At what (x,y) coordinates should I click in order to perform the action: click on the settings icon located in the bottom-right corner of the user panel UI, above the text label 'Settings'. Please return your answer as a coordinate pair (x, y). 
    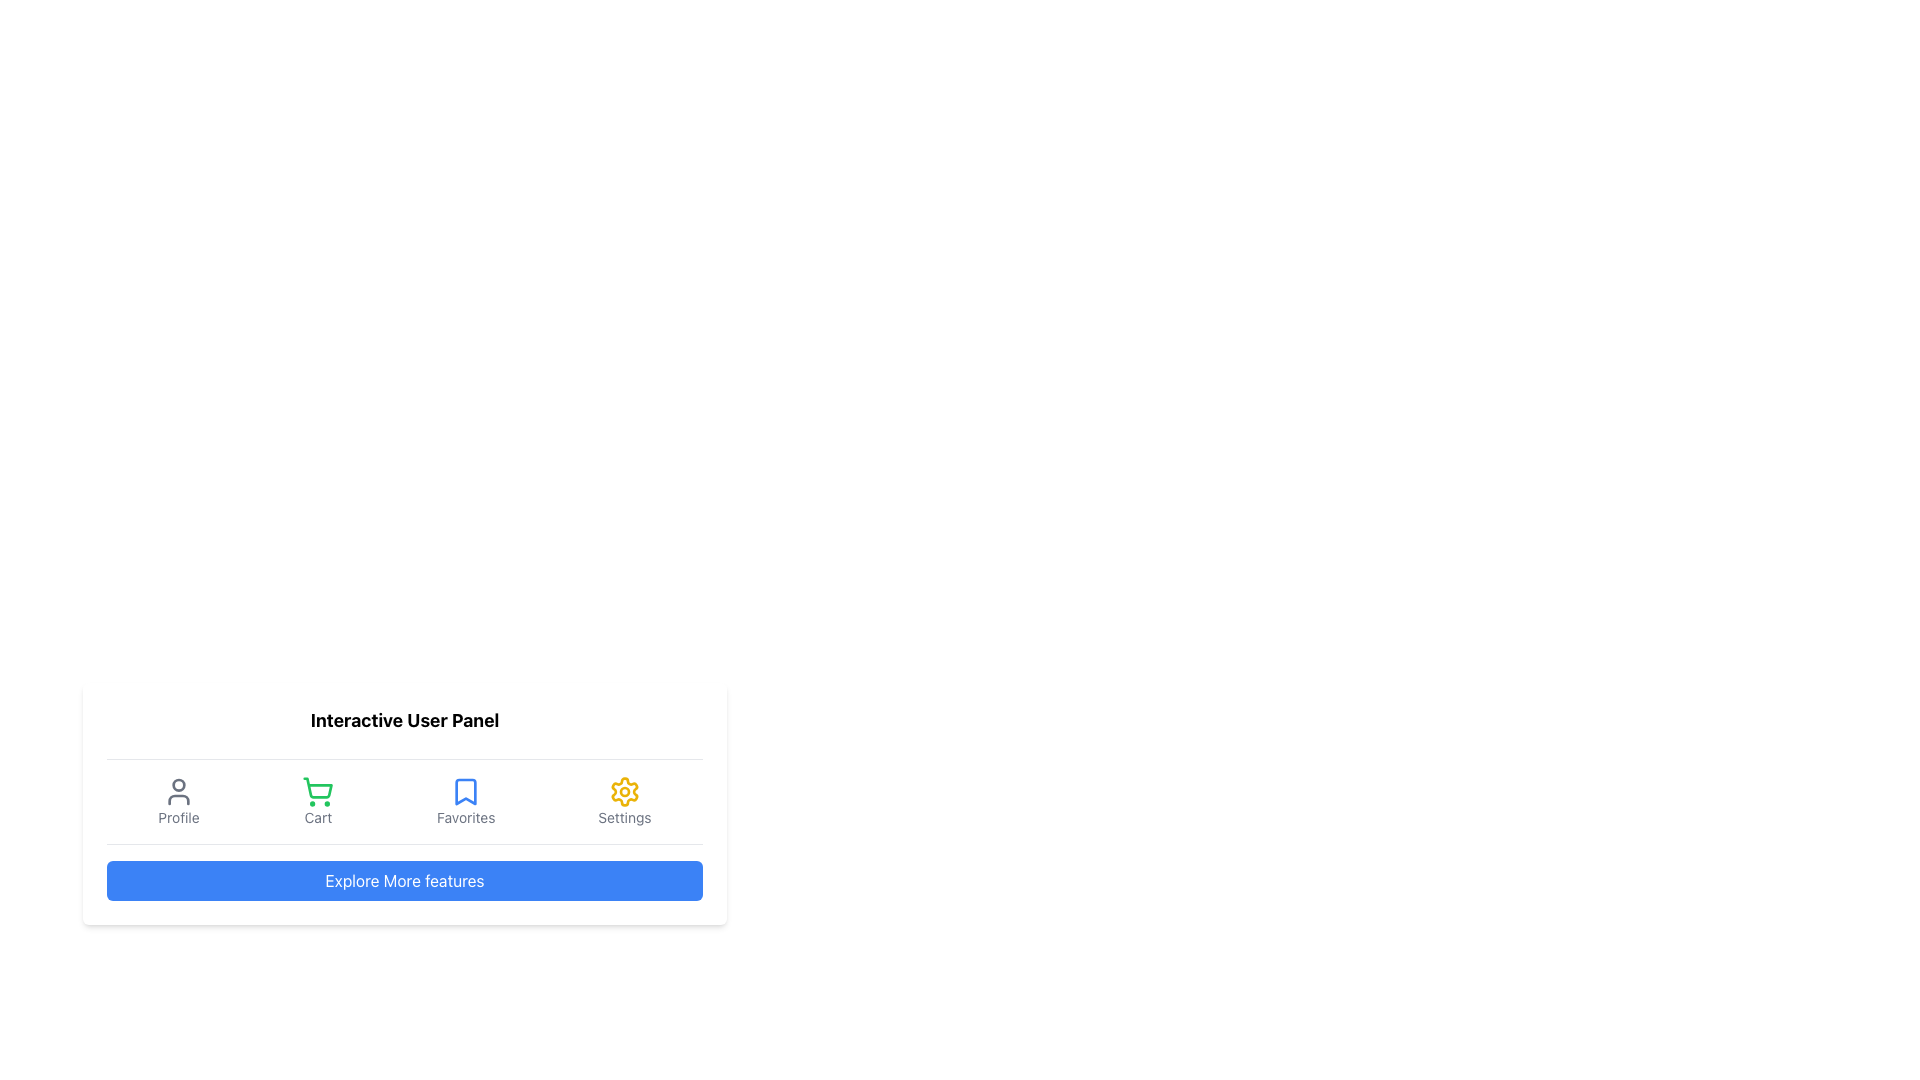
    Looking at the image, I should click on (623, 790).